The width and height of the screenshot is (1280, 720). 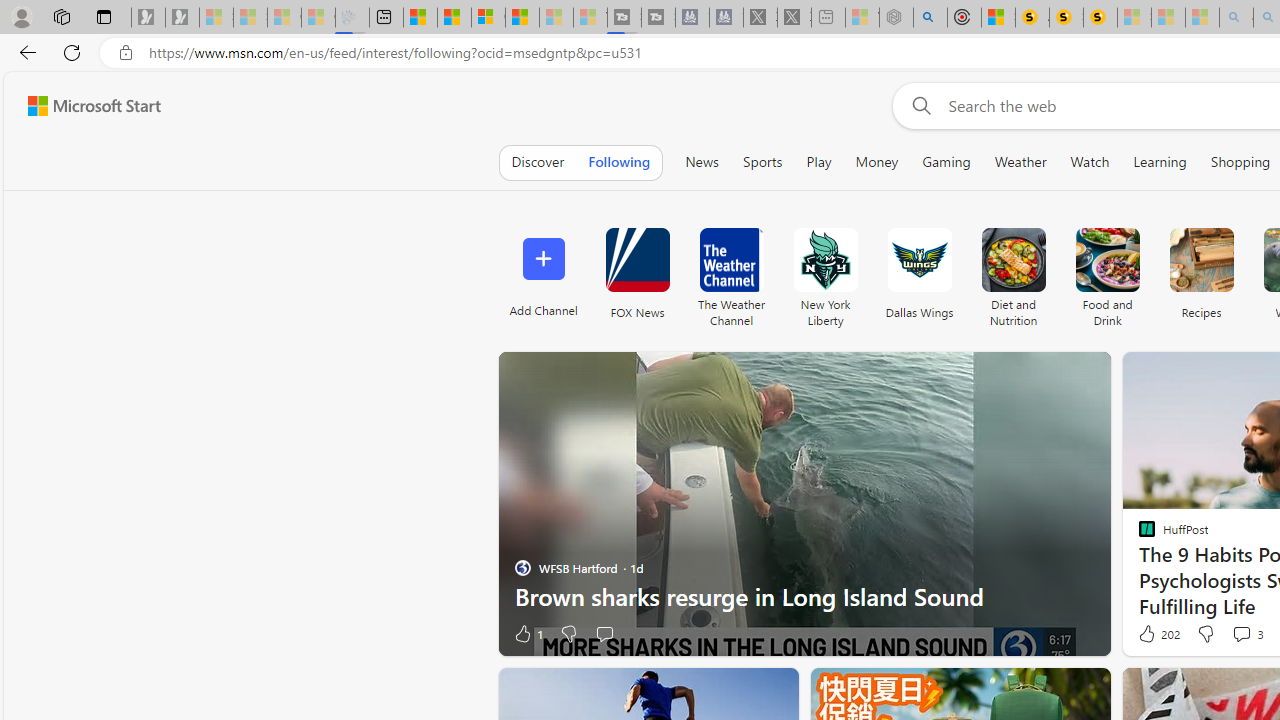 What do you see at coordinates (824, 272) in the screenshot?
I see `'New York Liberty'` at bounding box center [824, 272].